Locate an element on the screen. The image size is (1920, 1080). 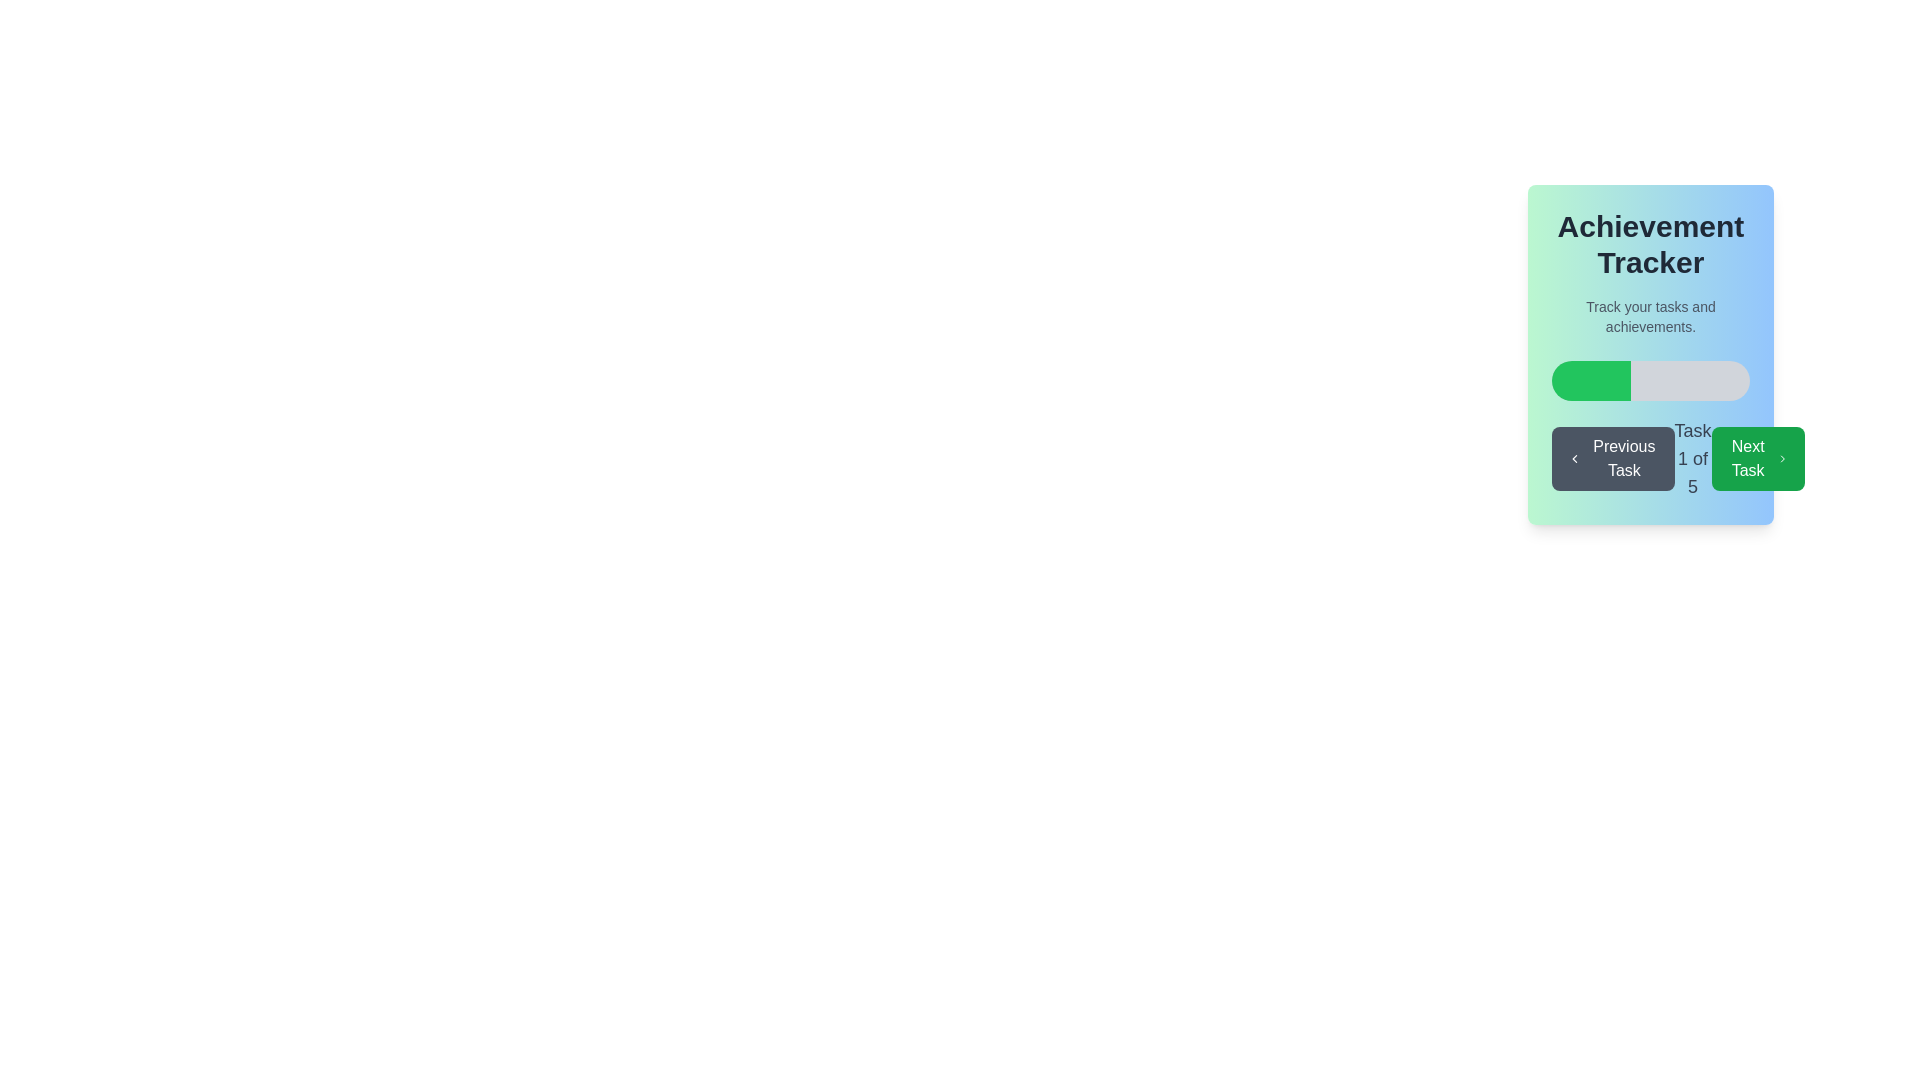
the Rightward Chevron Icon located within the green 'Next Task' button at the bottom-right corner of the 'Achievement Tracker' card is located at coordinates (1782, 459).